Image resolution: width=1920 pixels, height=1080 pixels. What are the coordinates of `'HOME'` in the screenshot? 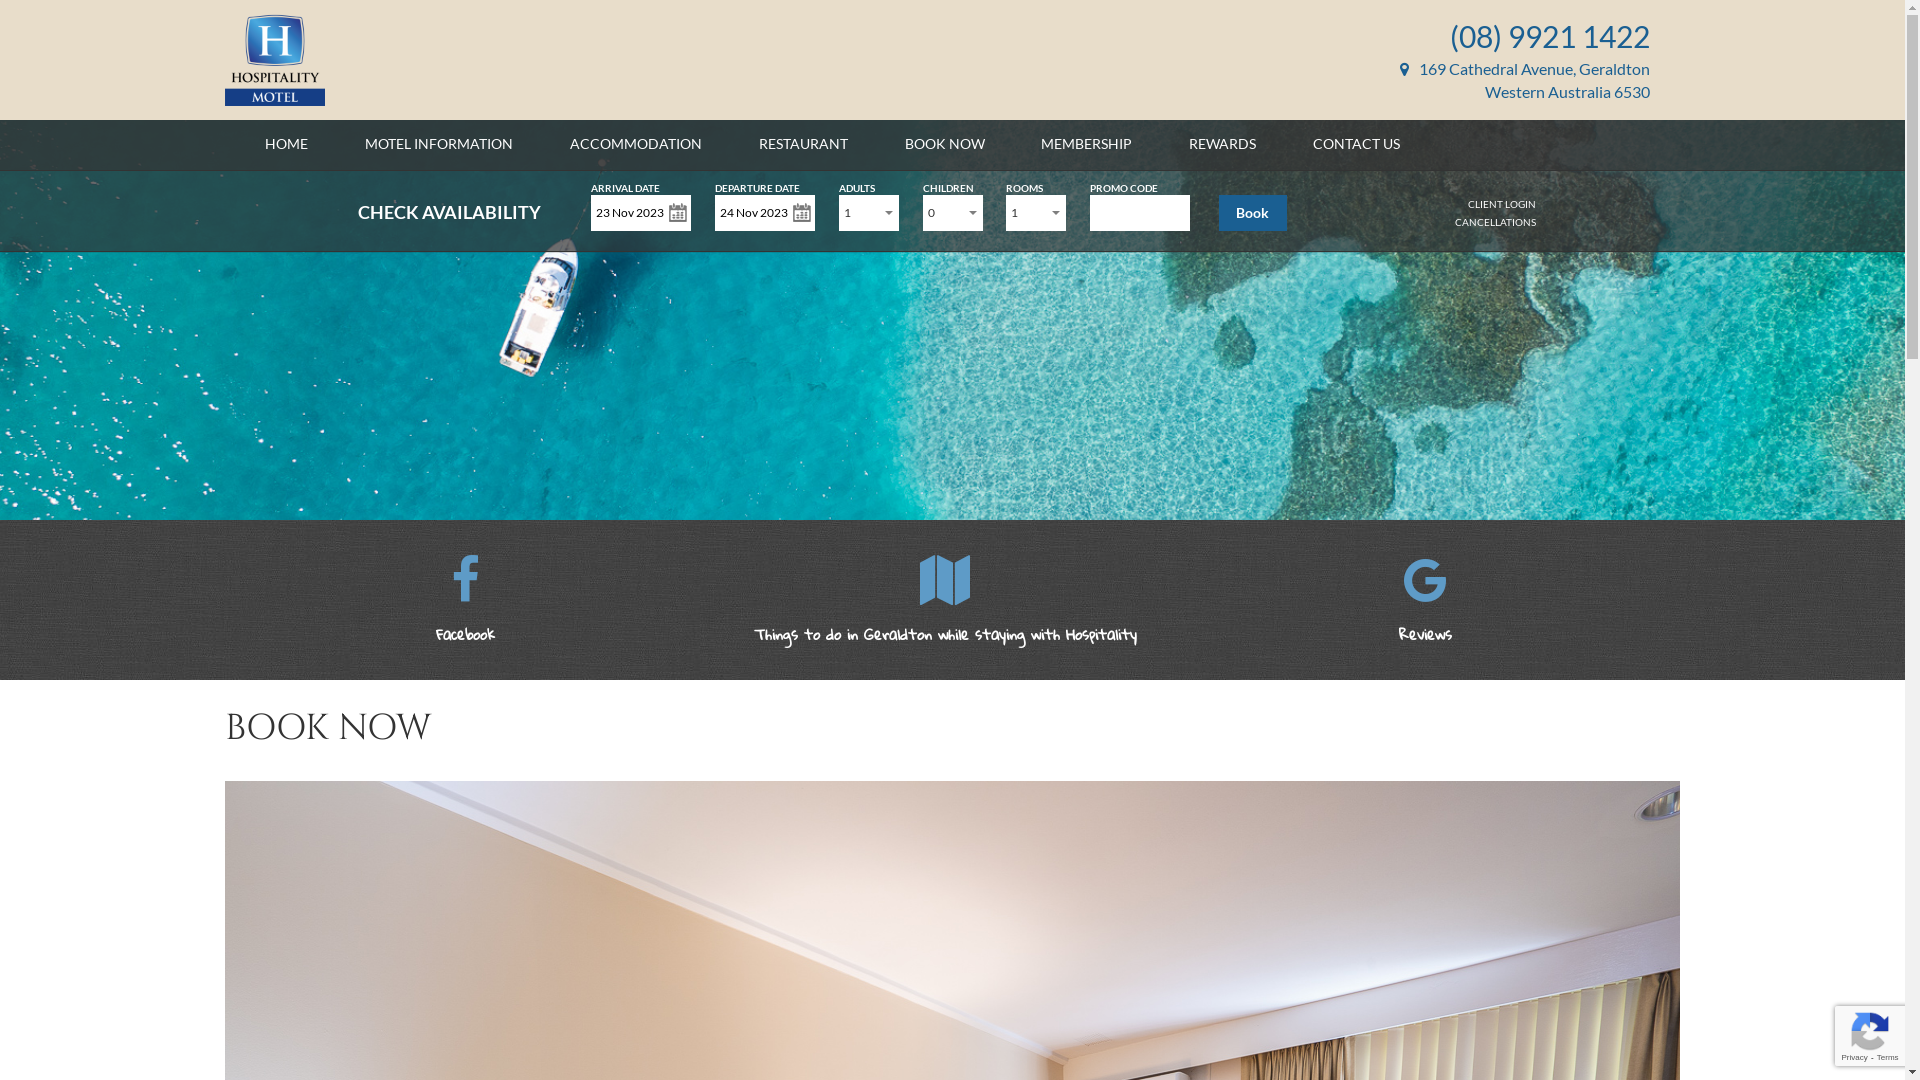 It's located at (285, 142).